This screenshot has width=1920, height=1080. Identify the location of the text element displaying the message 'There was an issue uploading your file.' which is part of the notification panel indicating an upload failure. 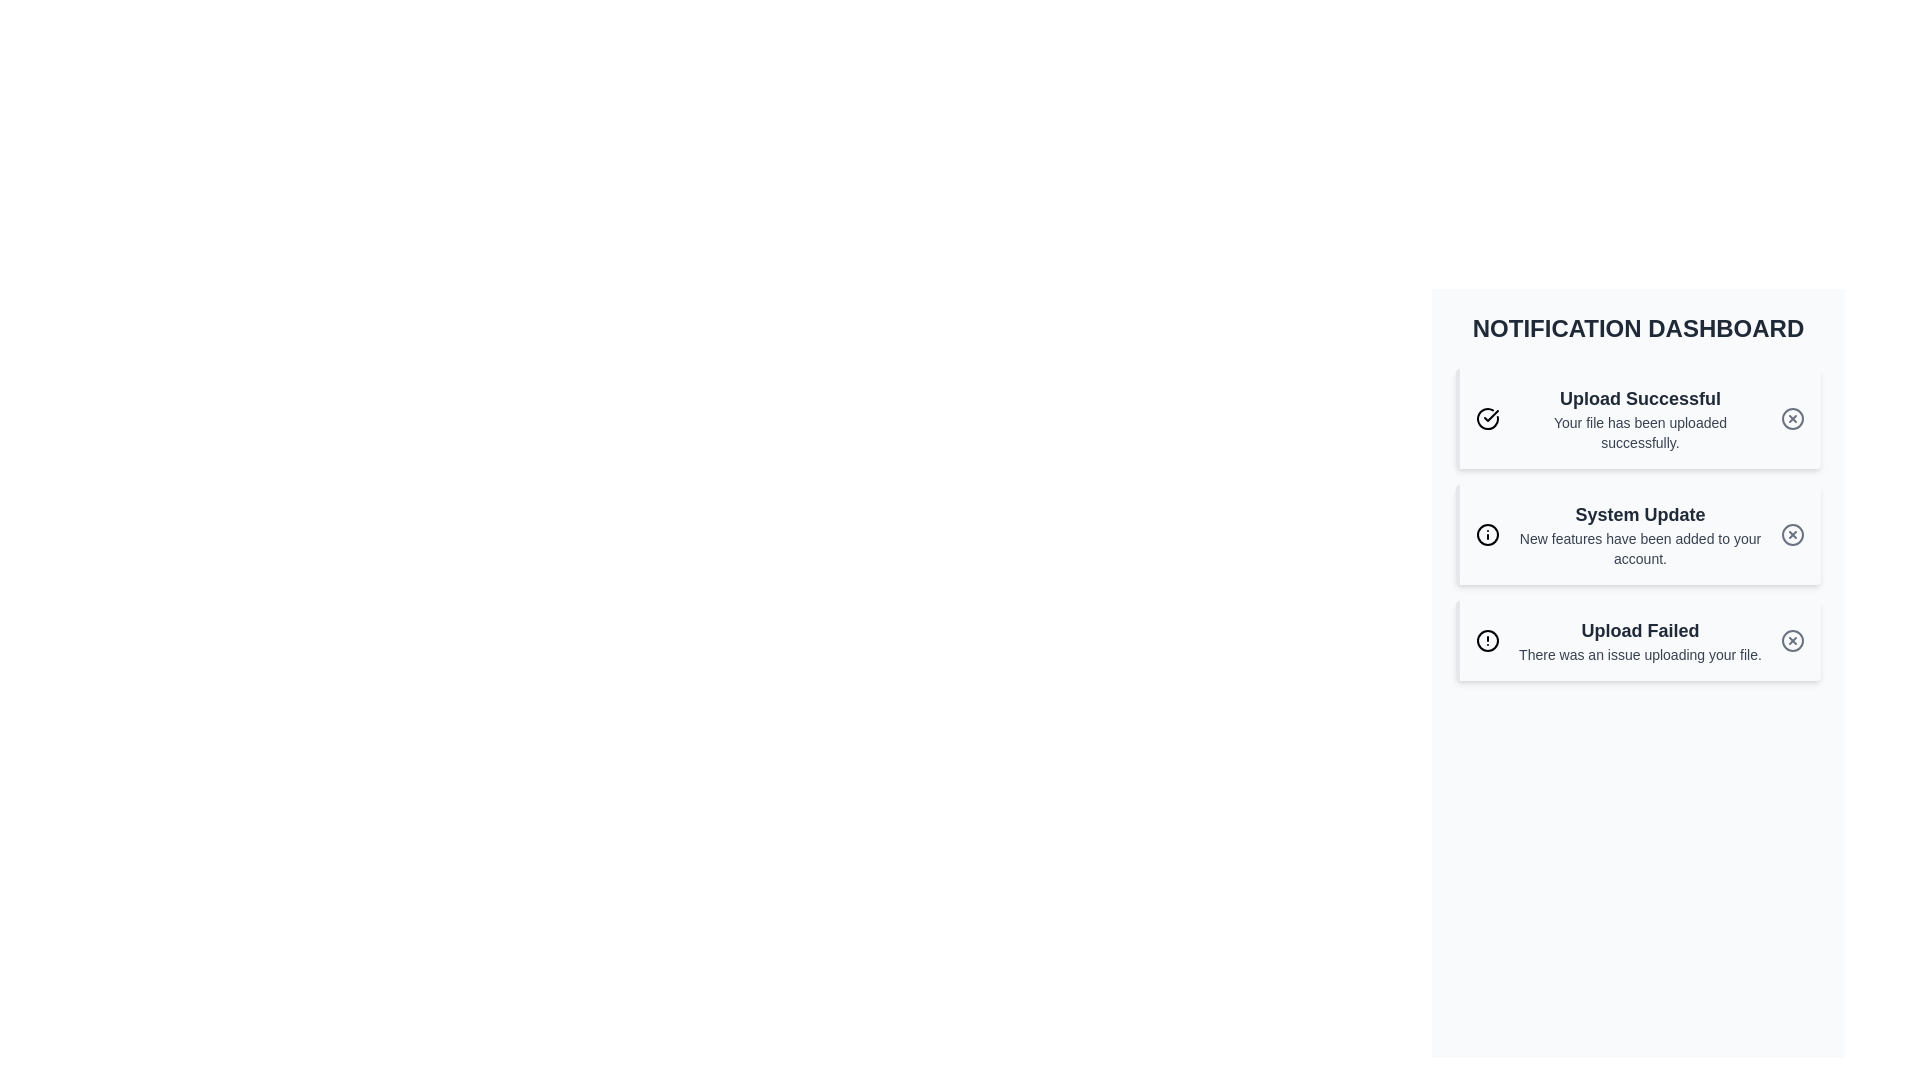
(1640, 655).